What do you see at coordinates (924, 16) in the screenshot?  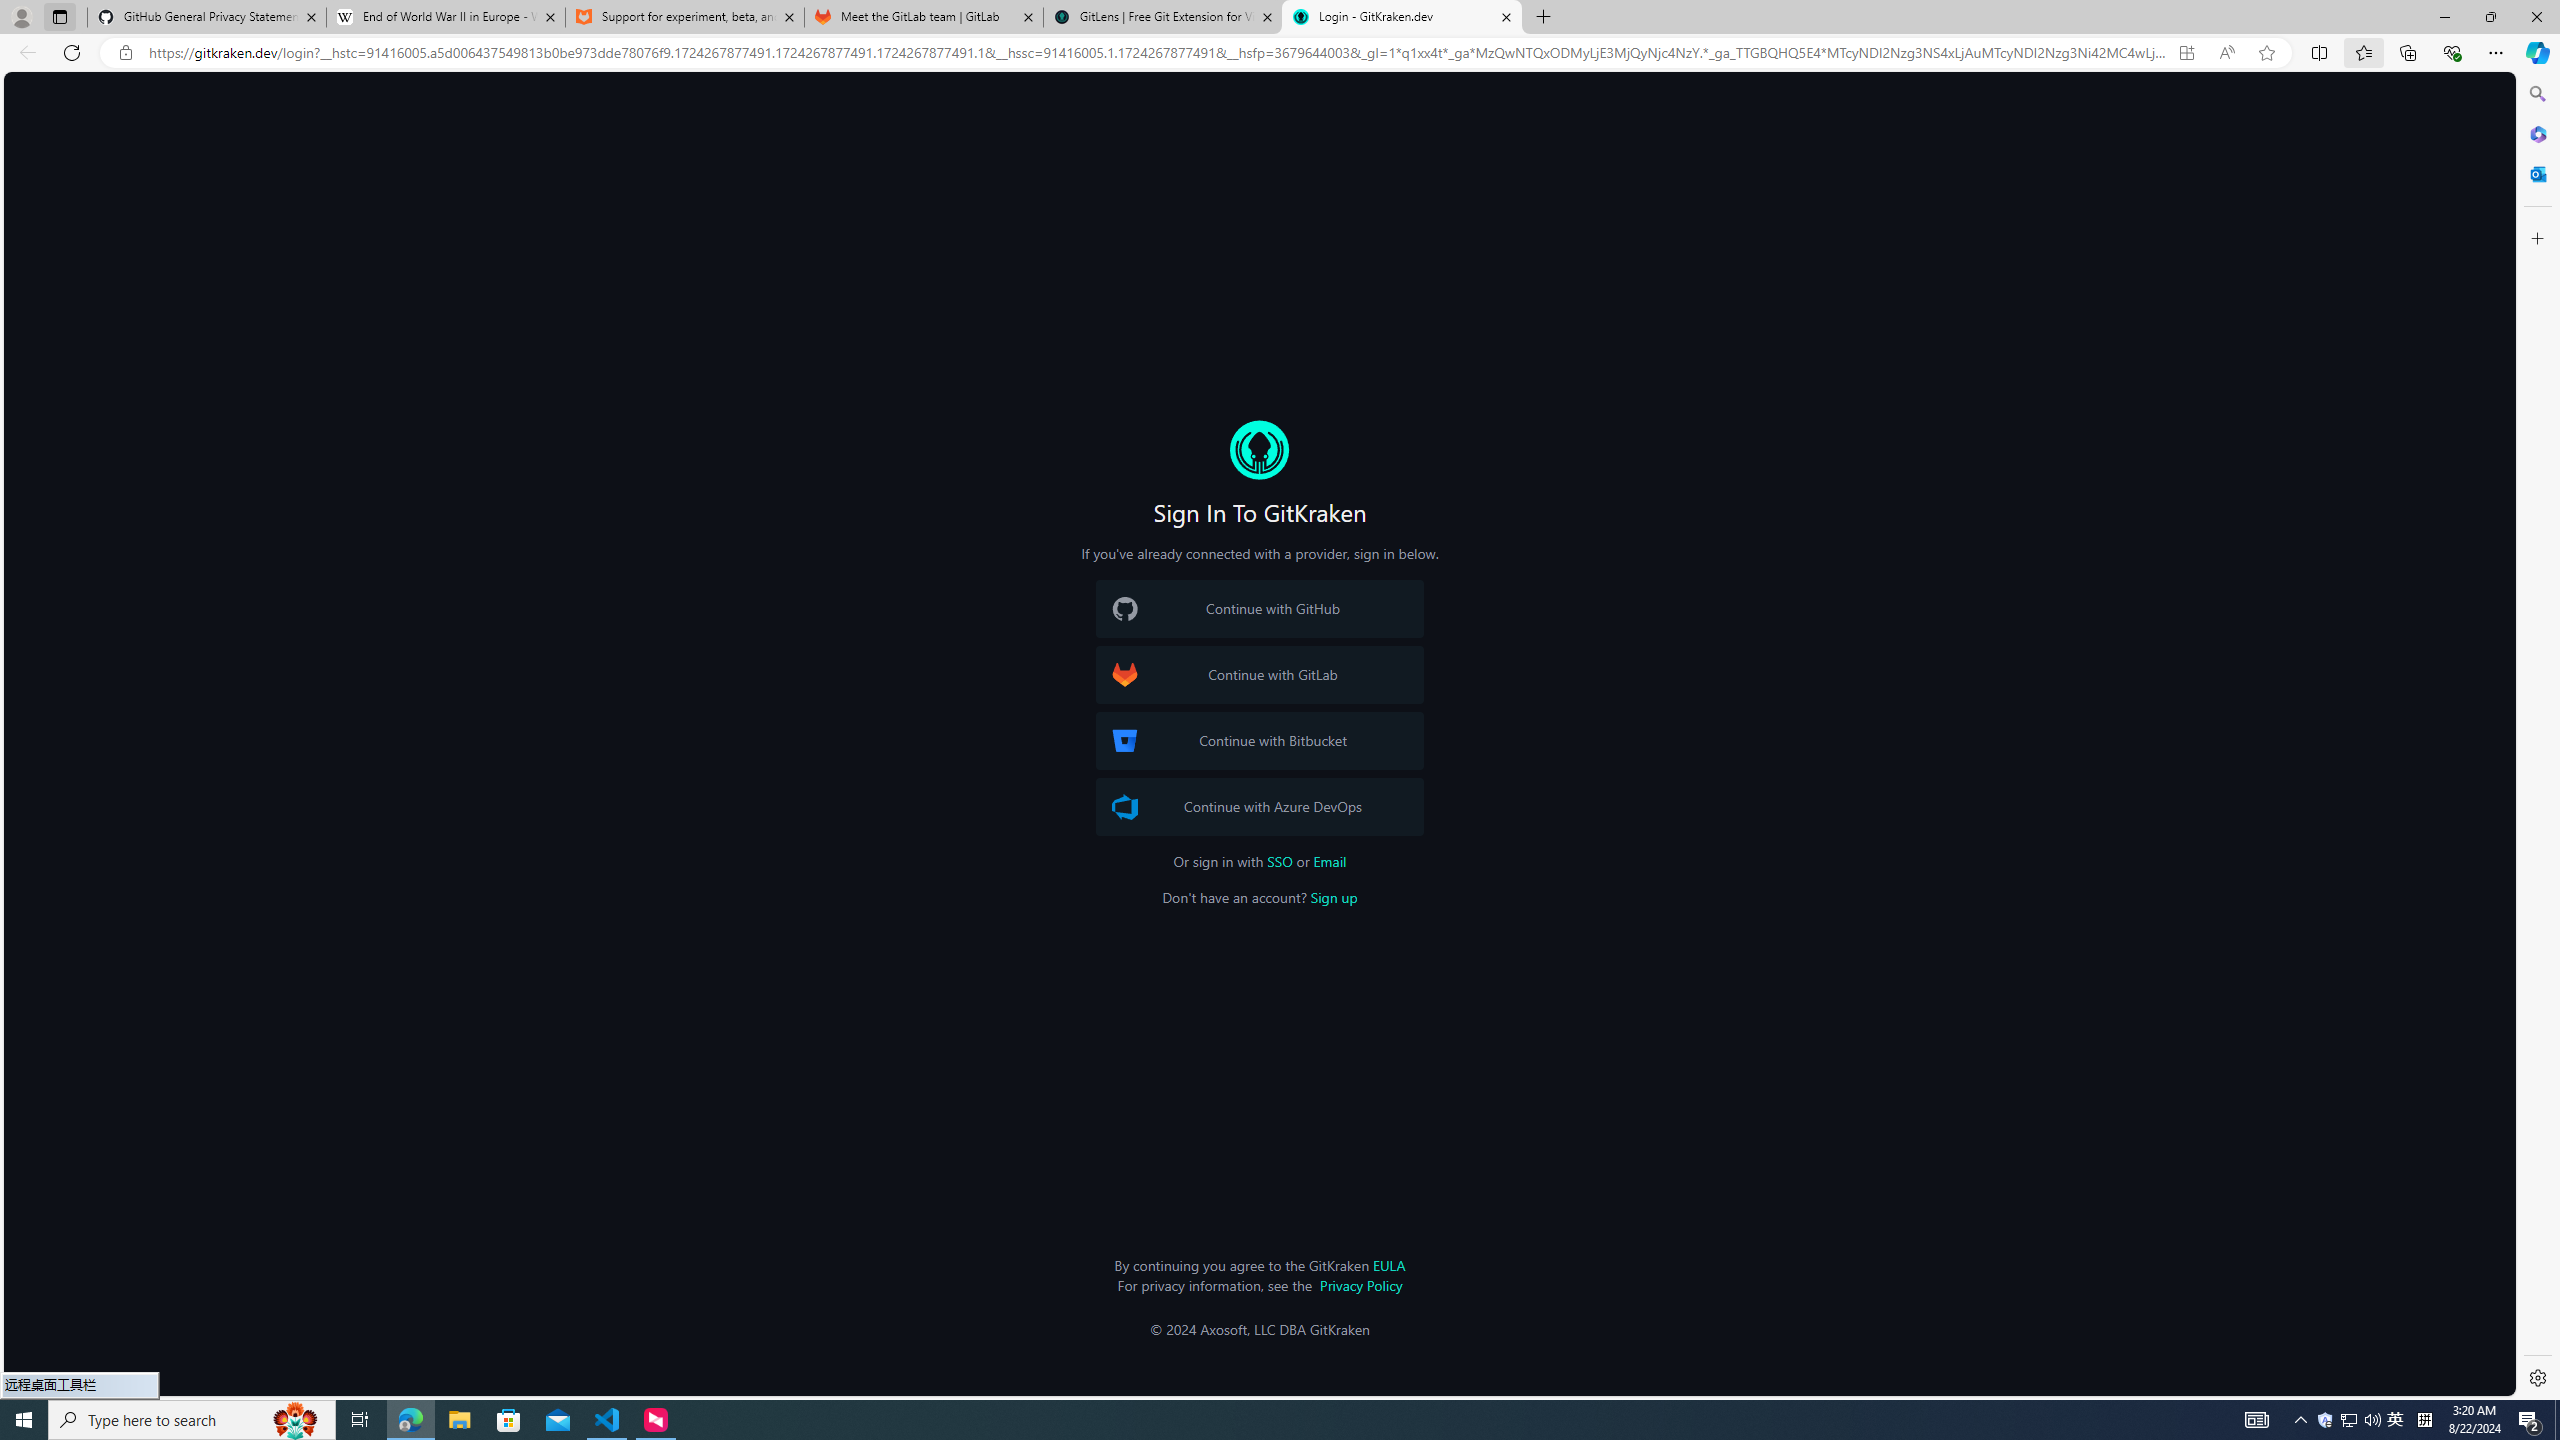 I see `'Meet the GitLab team | GitLab'` at bounding box center [924, 16].